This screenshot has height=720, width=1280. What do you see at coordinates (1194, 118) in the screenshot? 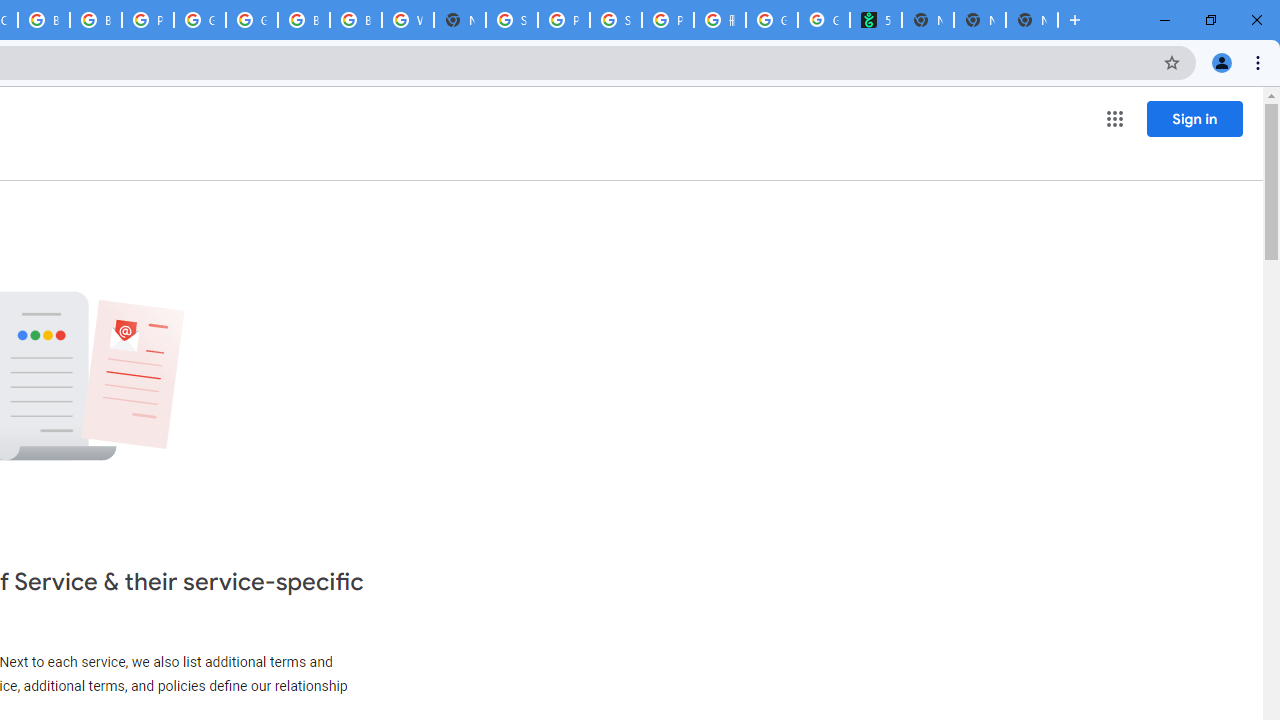
I see `'Sign in'` at bounding box center [1194, 118].